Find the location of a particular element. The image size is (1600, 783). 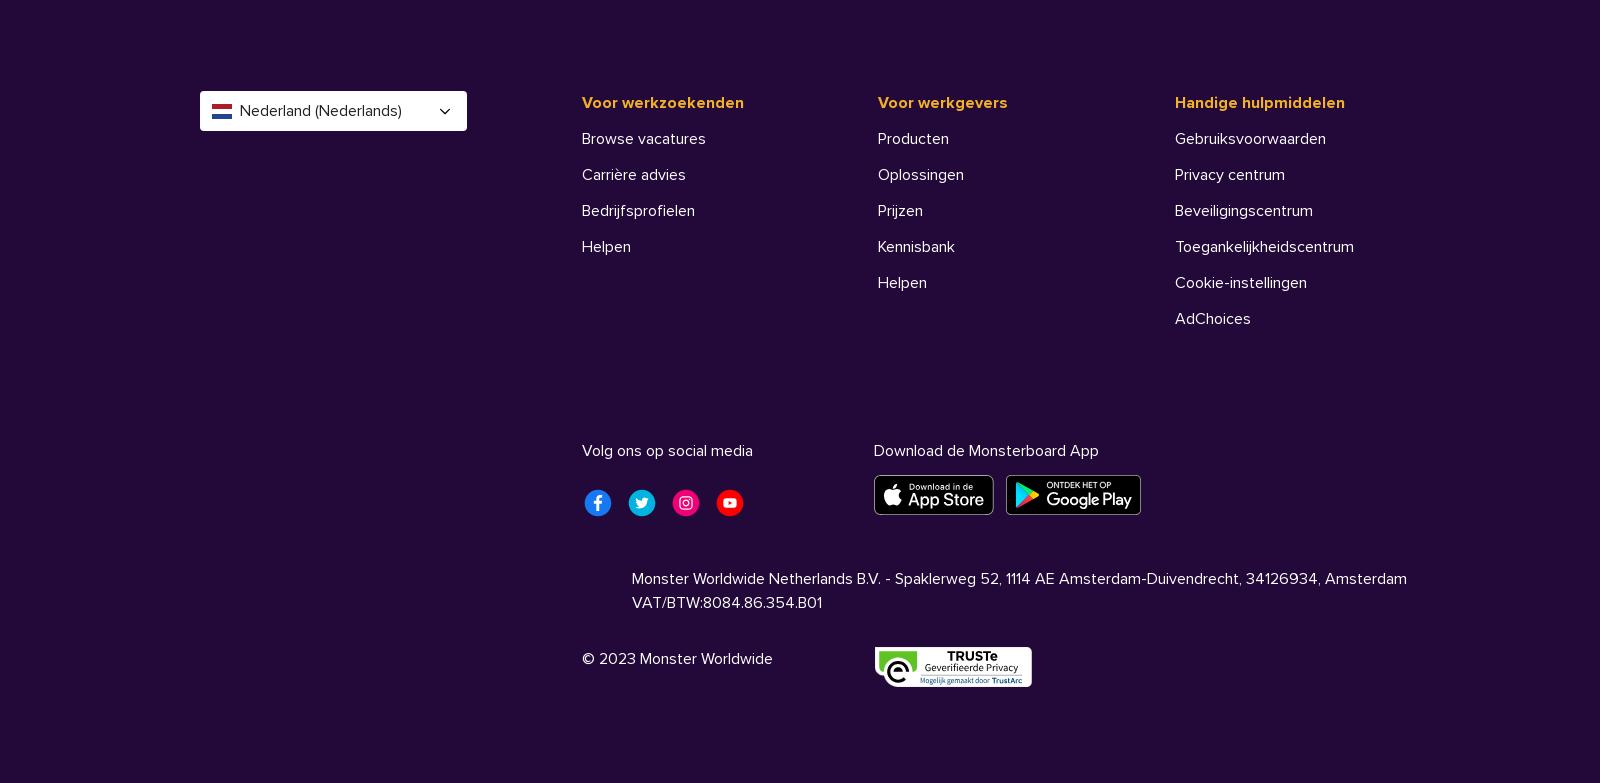

'Download de Monsterboard App' is located at coordinates (985, 450).